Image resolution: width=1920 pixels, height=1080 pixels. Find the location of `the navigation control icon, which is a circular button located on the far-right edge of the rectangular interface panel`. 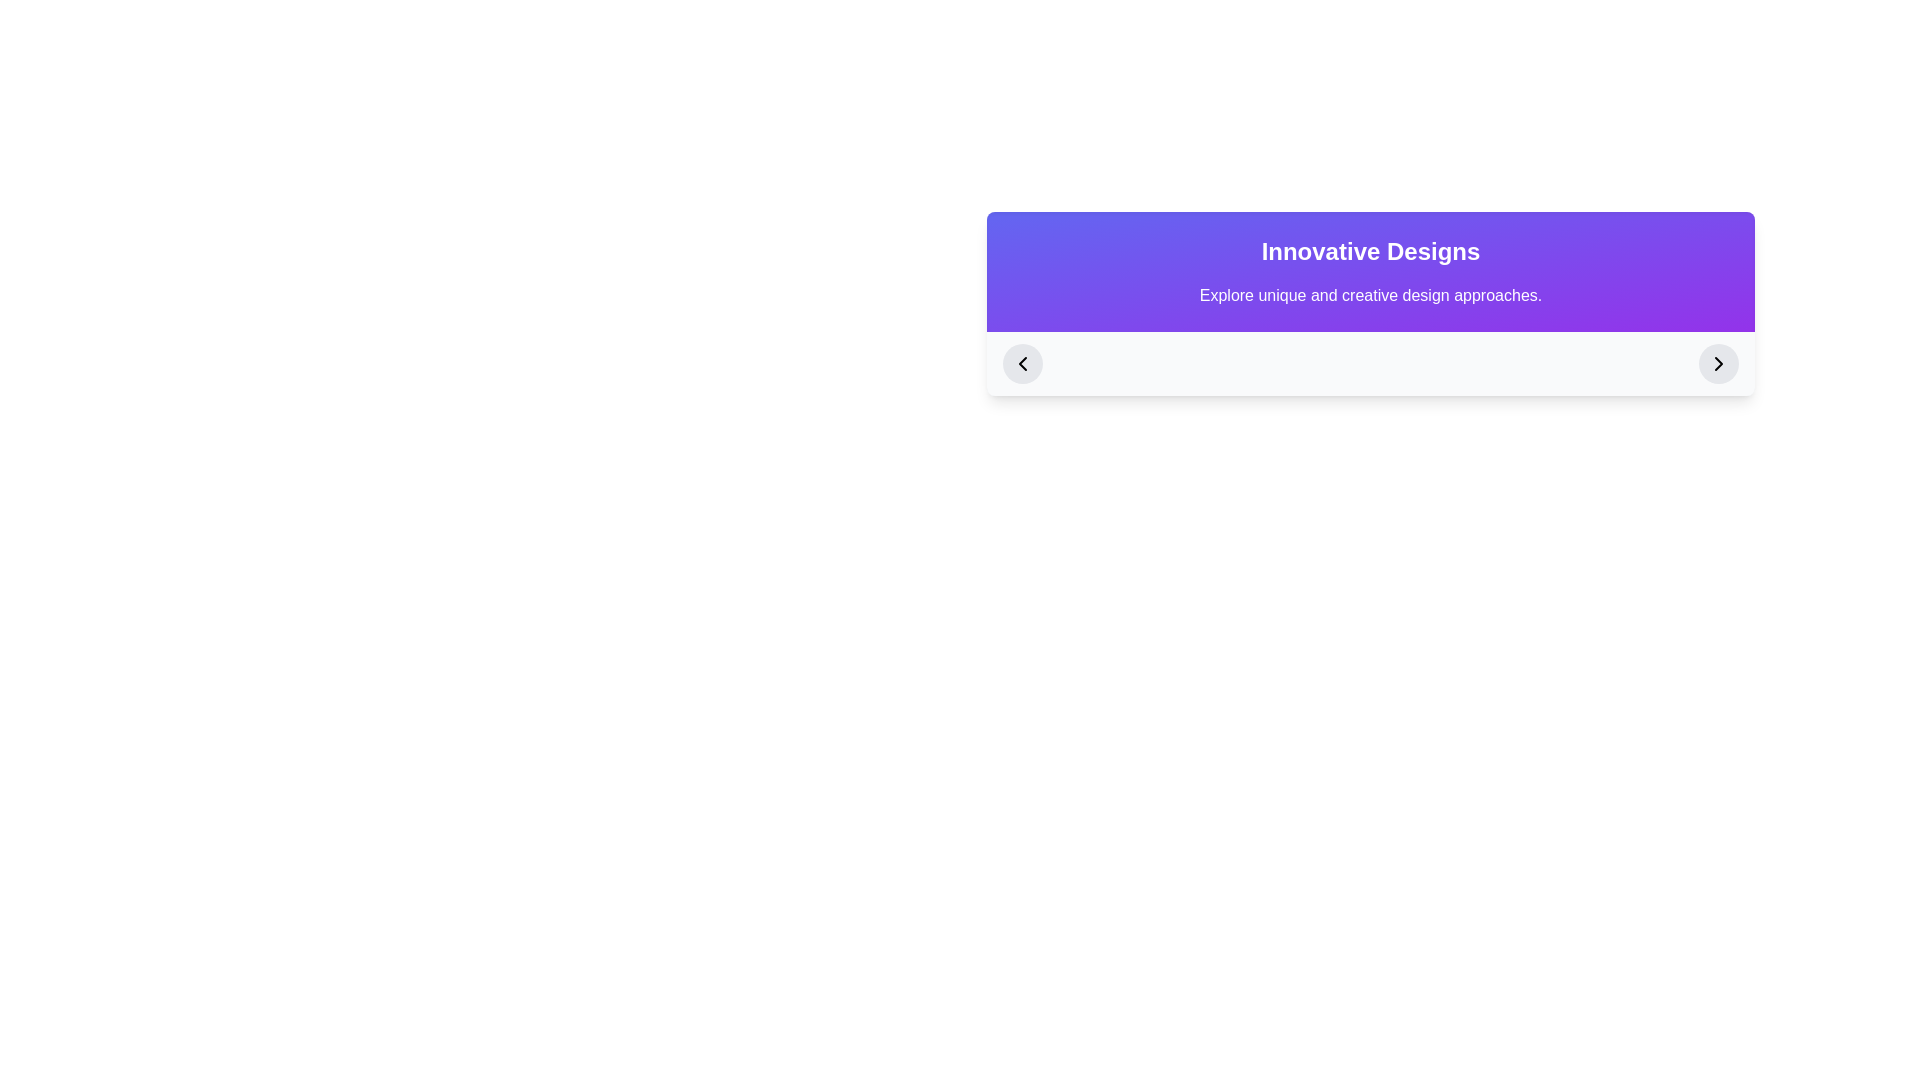

the navigation control icon, which is a circular button located on the far-right edge of the rectangular interface panel is located at coordinates (1717, 363).